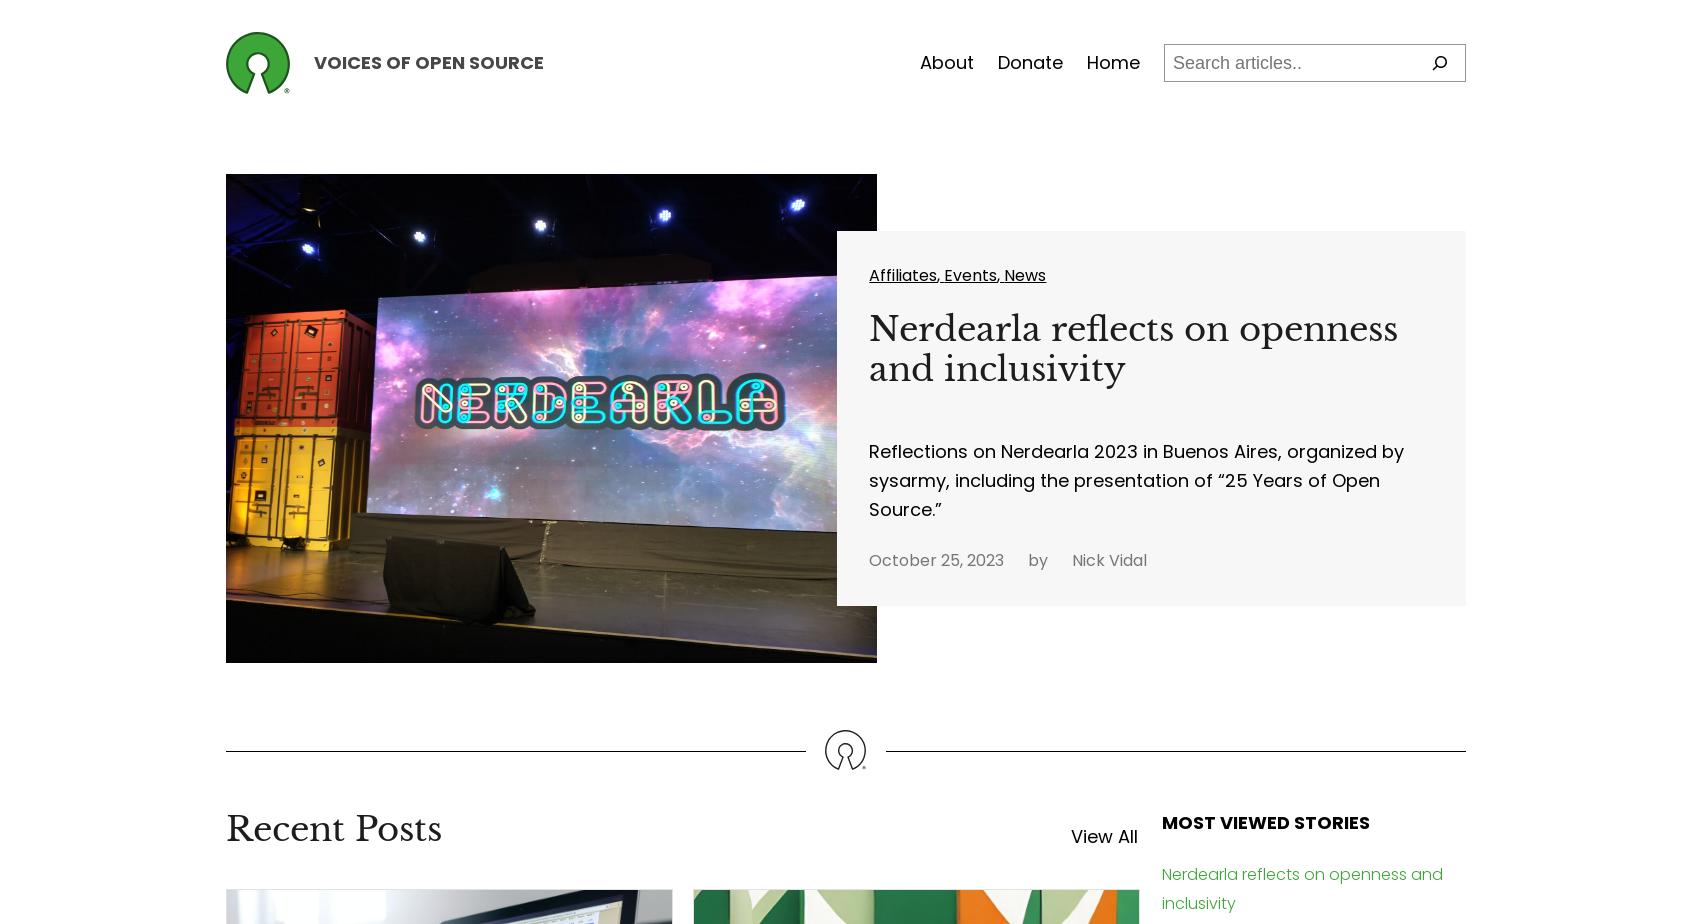 This screenshot has width=1692, height=924. What do you see at coordinates (1135, 479) in the screenshot?
I see `'Reflections on Nerdearla 2023 in Buenos Aires, organized by sysarmy, including the presentation of “25 Years of Open Source.”'` at bounding box center [1135, 479].